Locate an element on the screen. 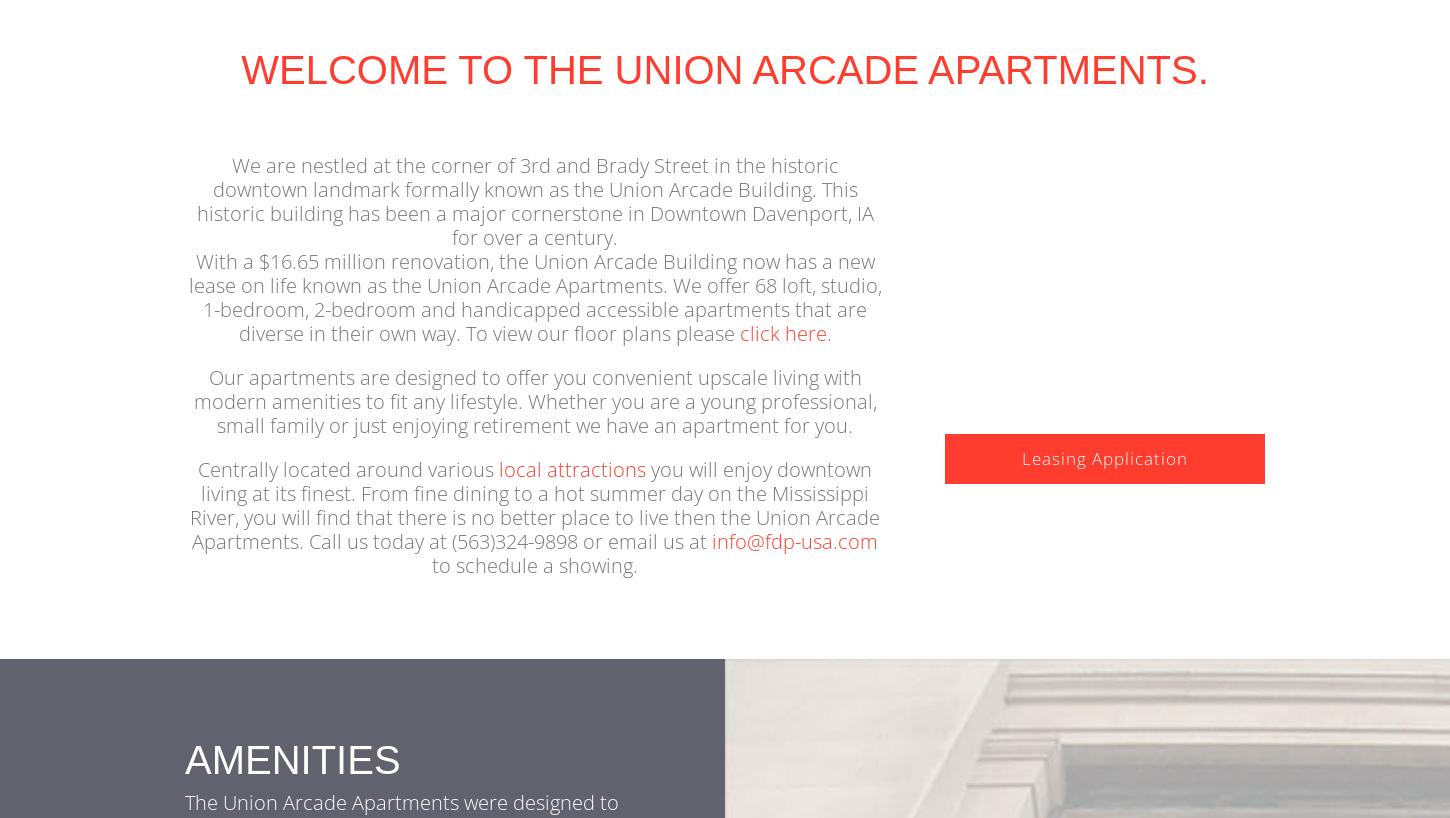 This screenshot has width=1450, height=818. '.' is located at coordinates (826, 363).